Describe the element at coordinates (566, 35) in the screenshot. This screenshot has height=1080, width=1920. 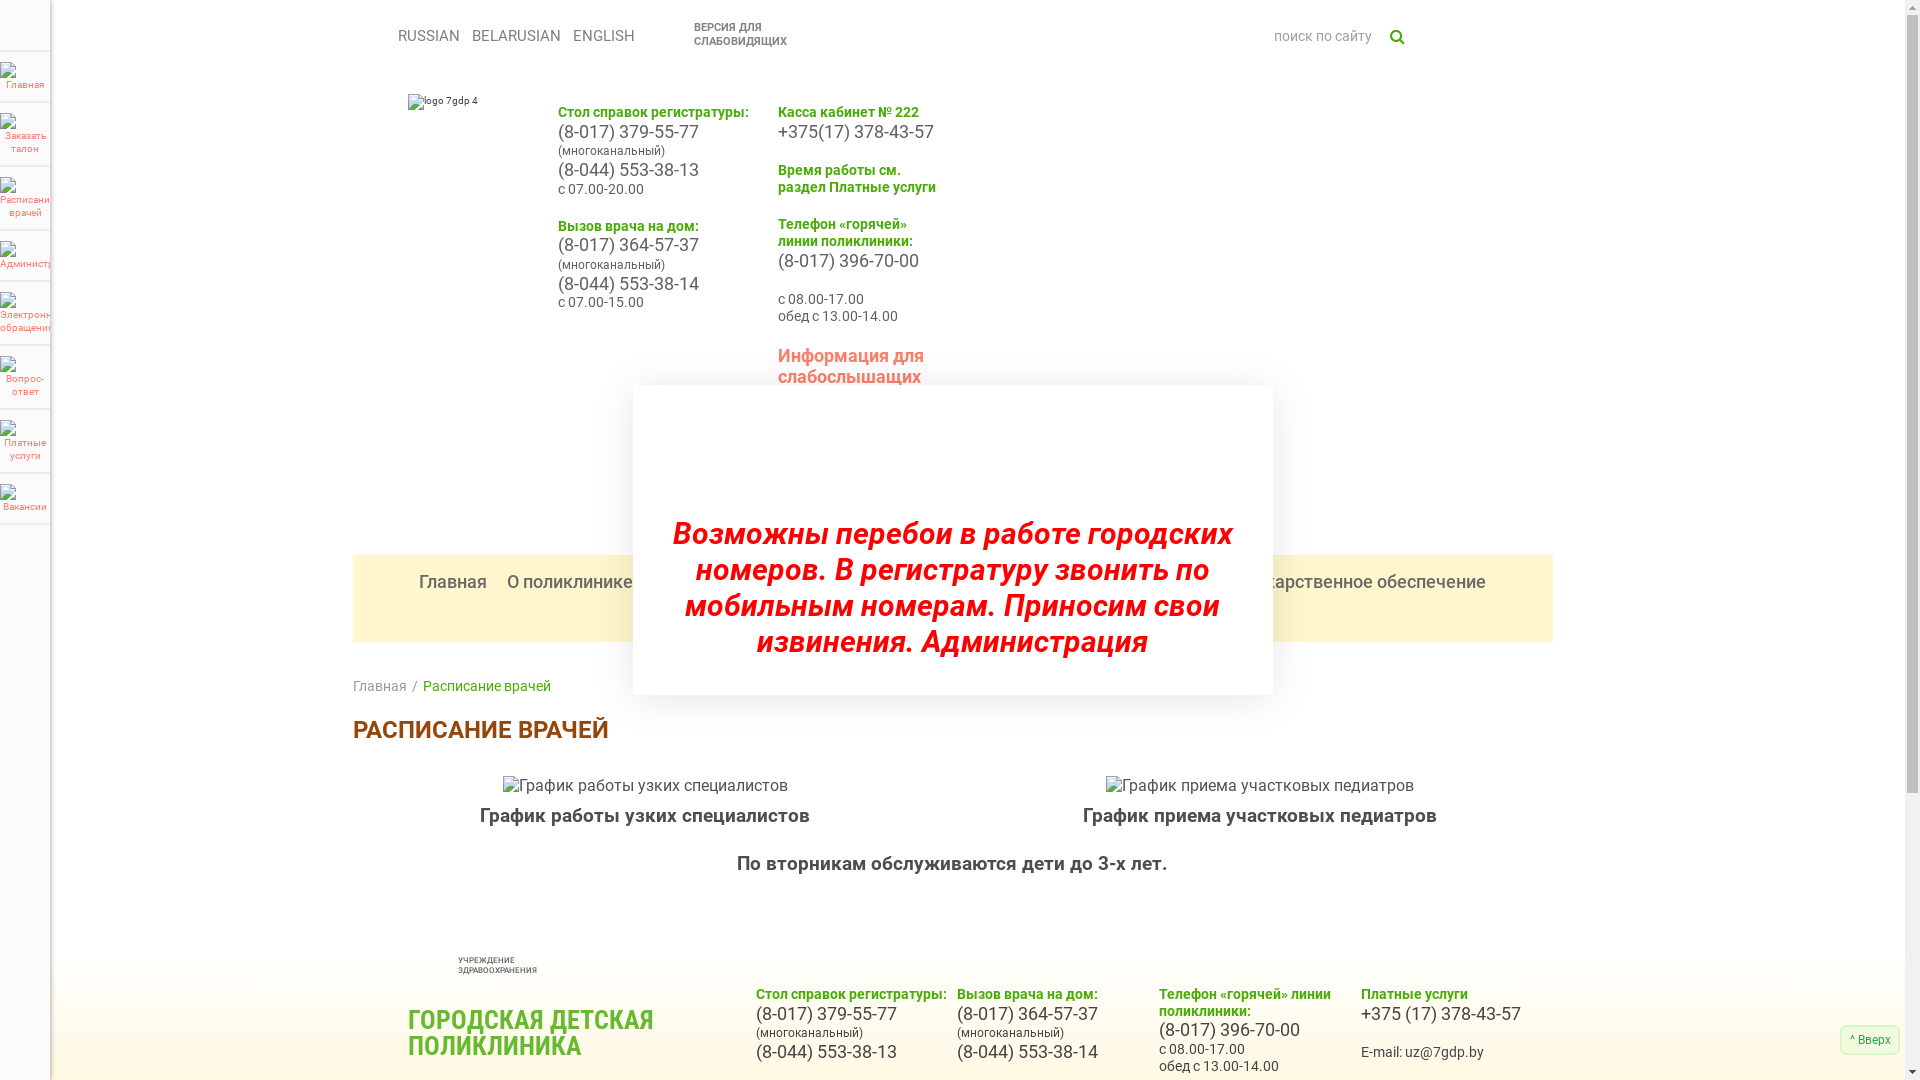
I see `'ENGLISH'` at that location.